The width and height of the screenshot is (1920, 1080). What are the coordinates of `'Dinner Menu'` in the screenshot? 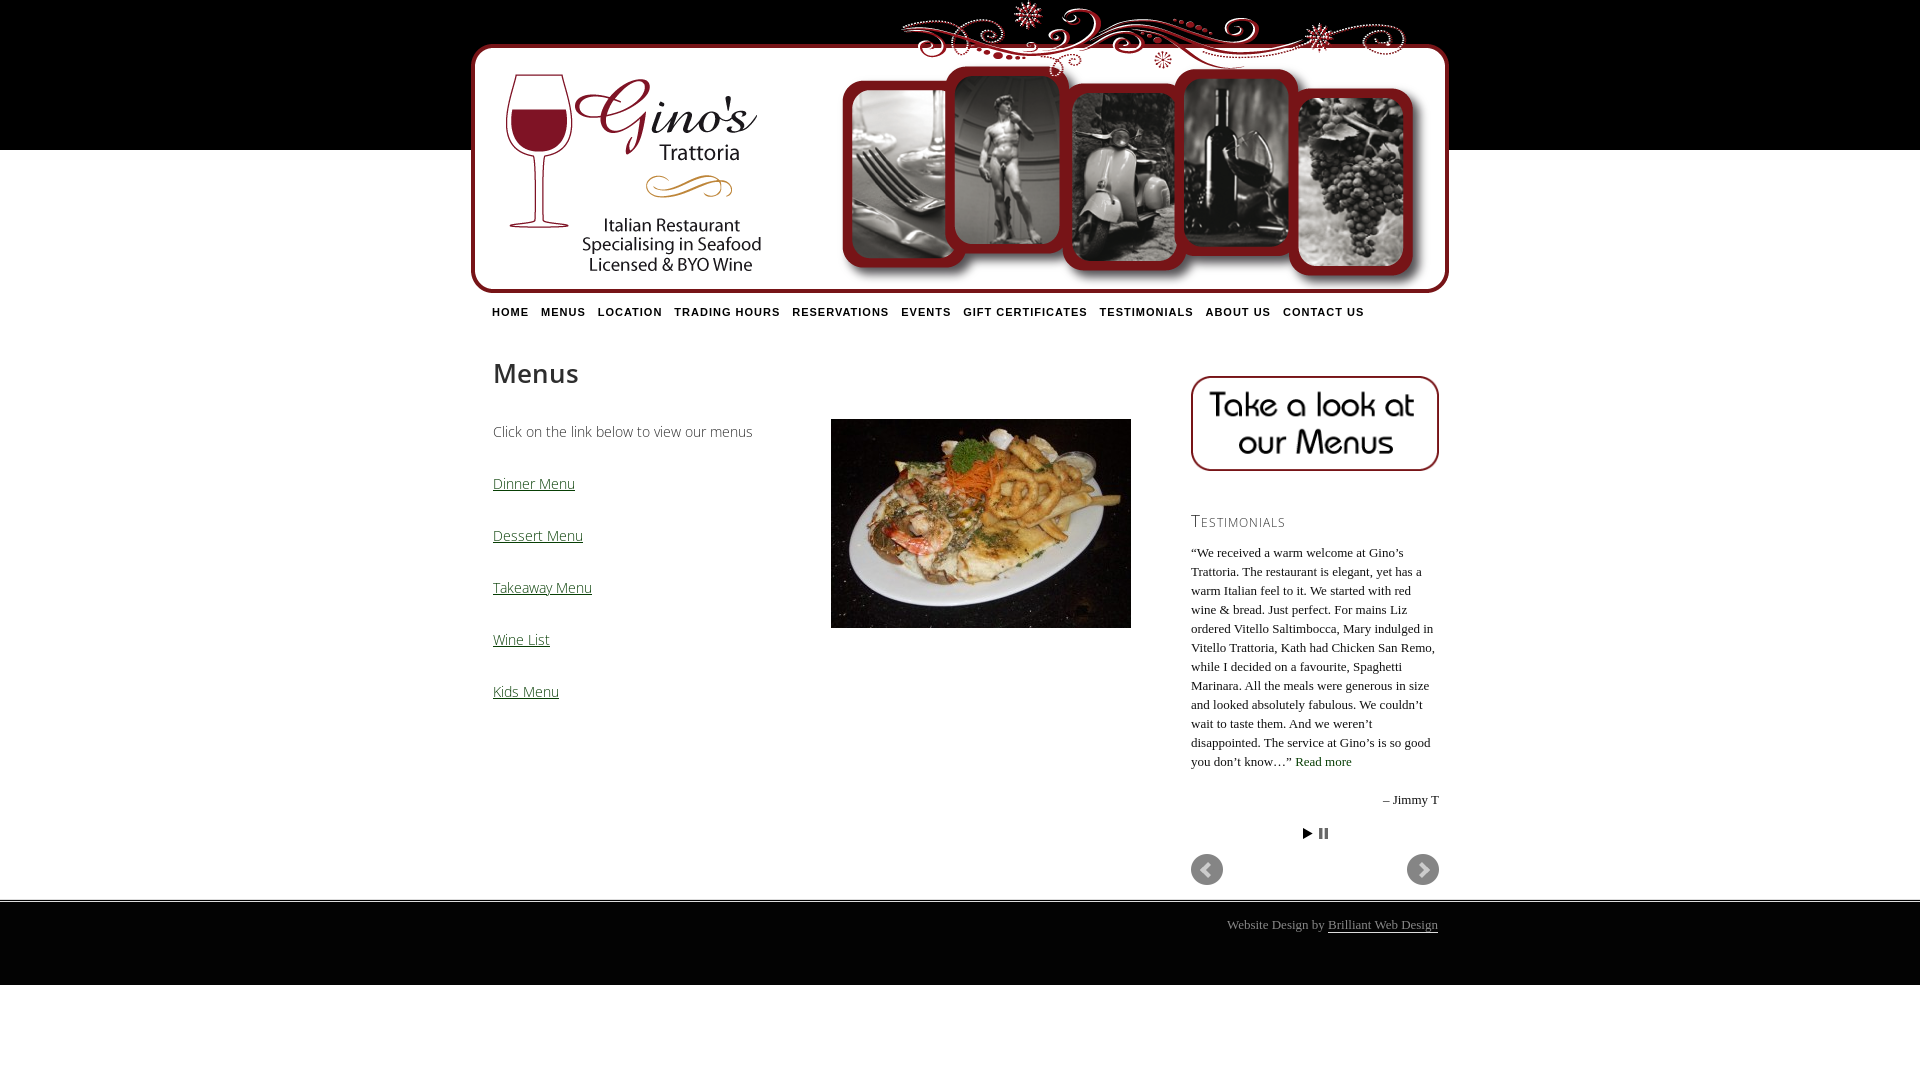 It's located at (533, 483).